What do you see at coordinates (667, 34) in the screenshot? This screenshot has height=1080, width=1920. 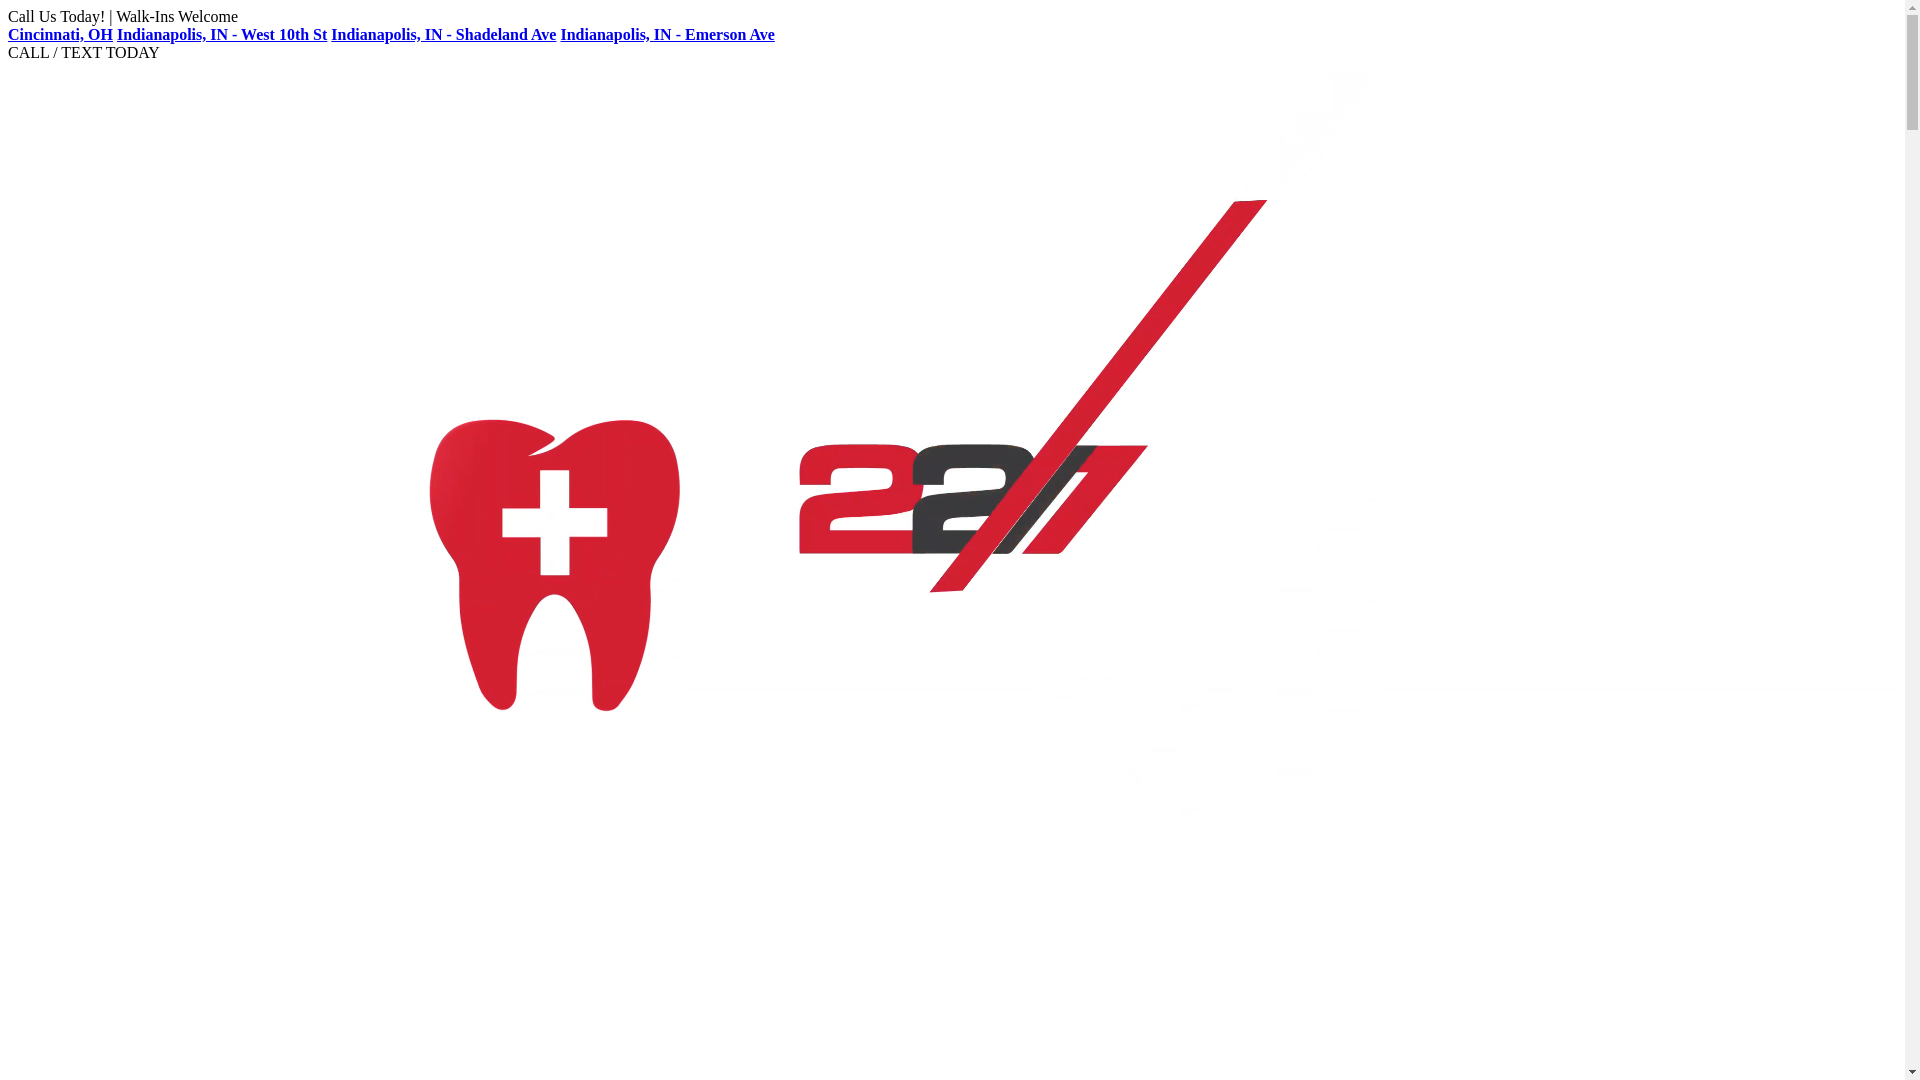 I see `'Indianapolis, IN - Emerson Ave'` at bounding box center [667, 34].